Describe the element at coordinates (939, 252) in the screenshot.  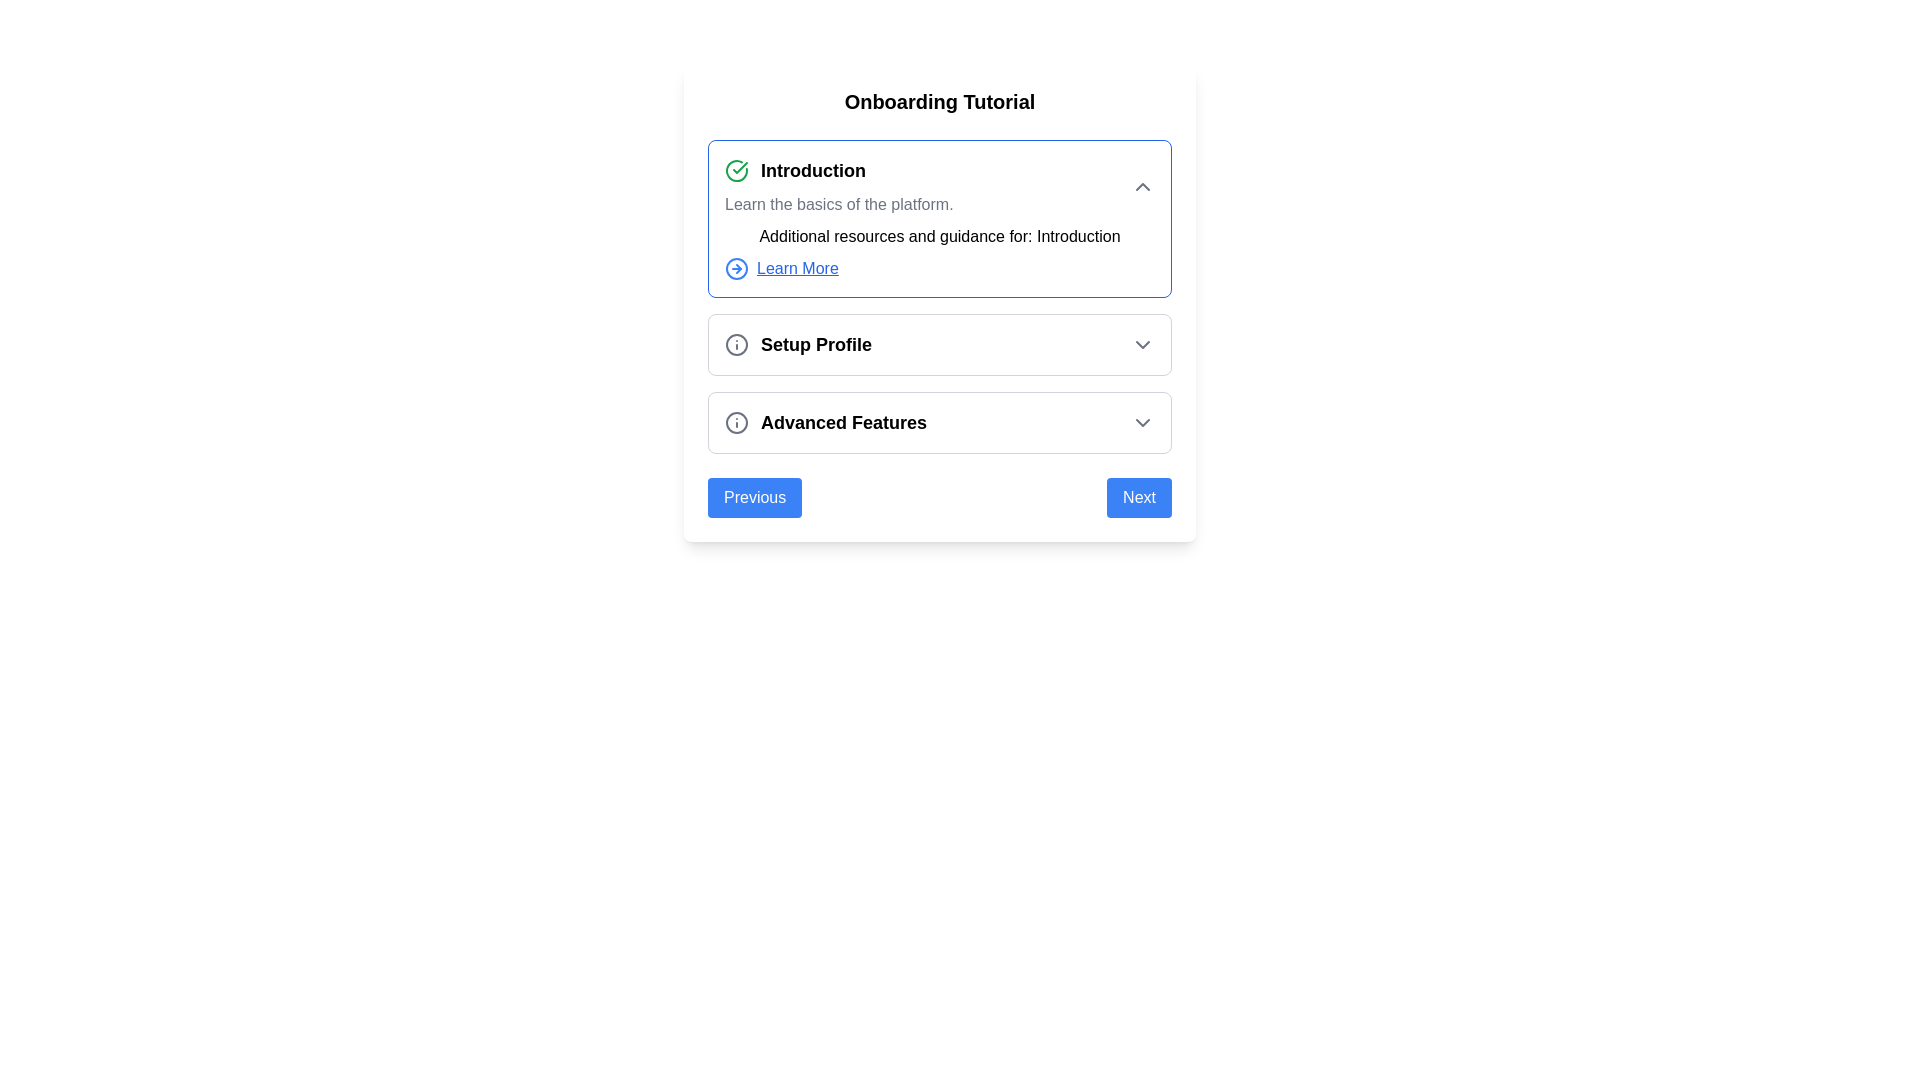
I see `descriptive text of the element containing the lines 'Additional resources and guidance for: Introduction' and the hyperlink 'Learn More' with an icon representing a rightwards arrow` at that location.